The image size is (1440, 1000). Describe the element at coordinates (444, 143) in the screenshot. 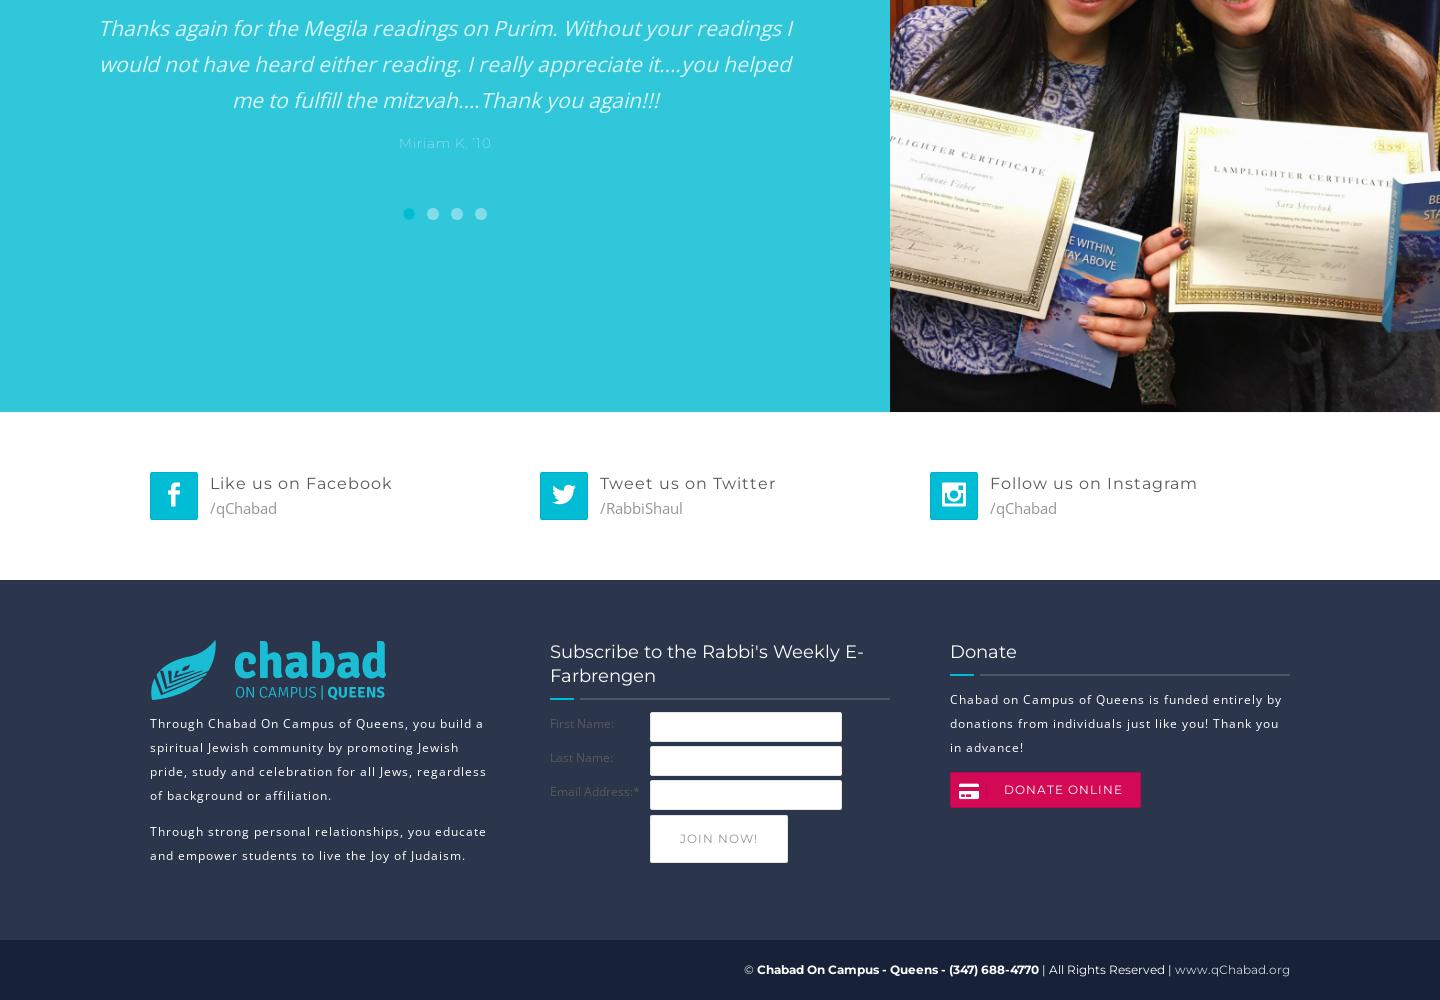

I see `'Miriam K. ’10'` at that location.